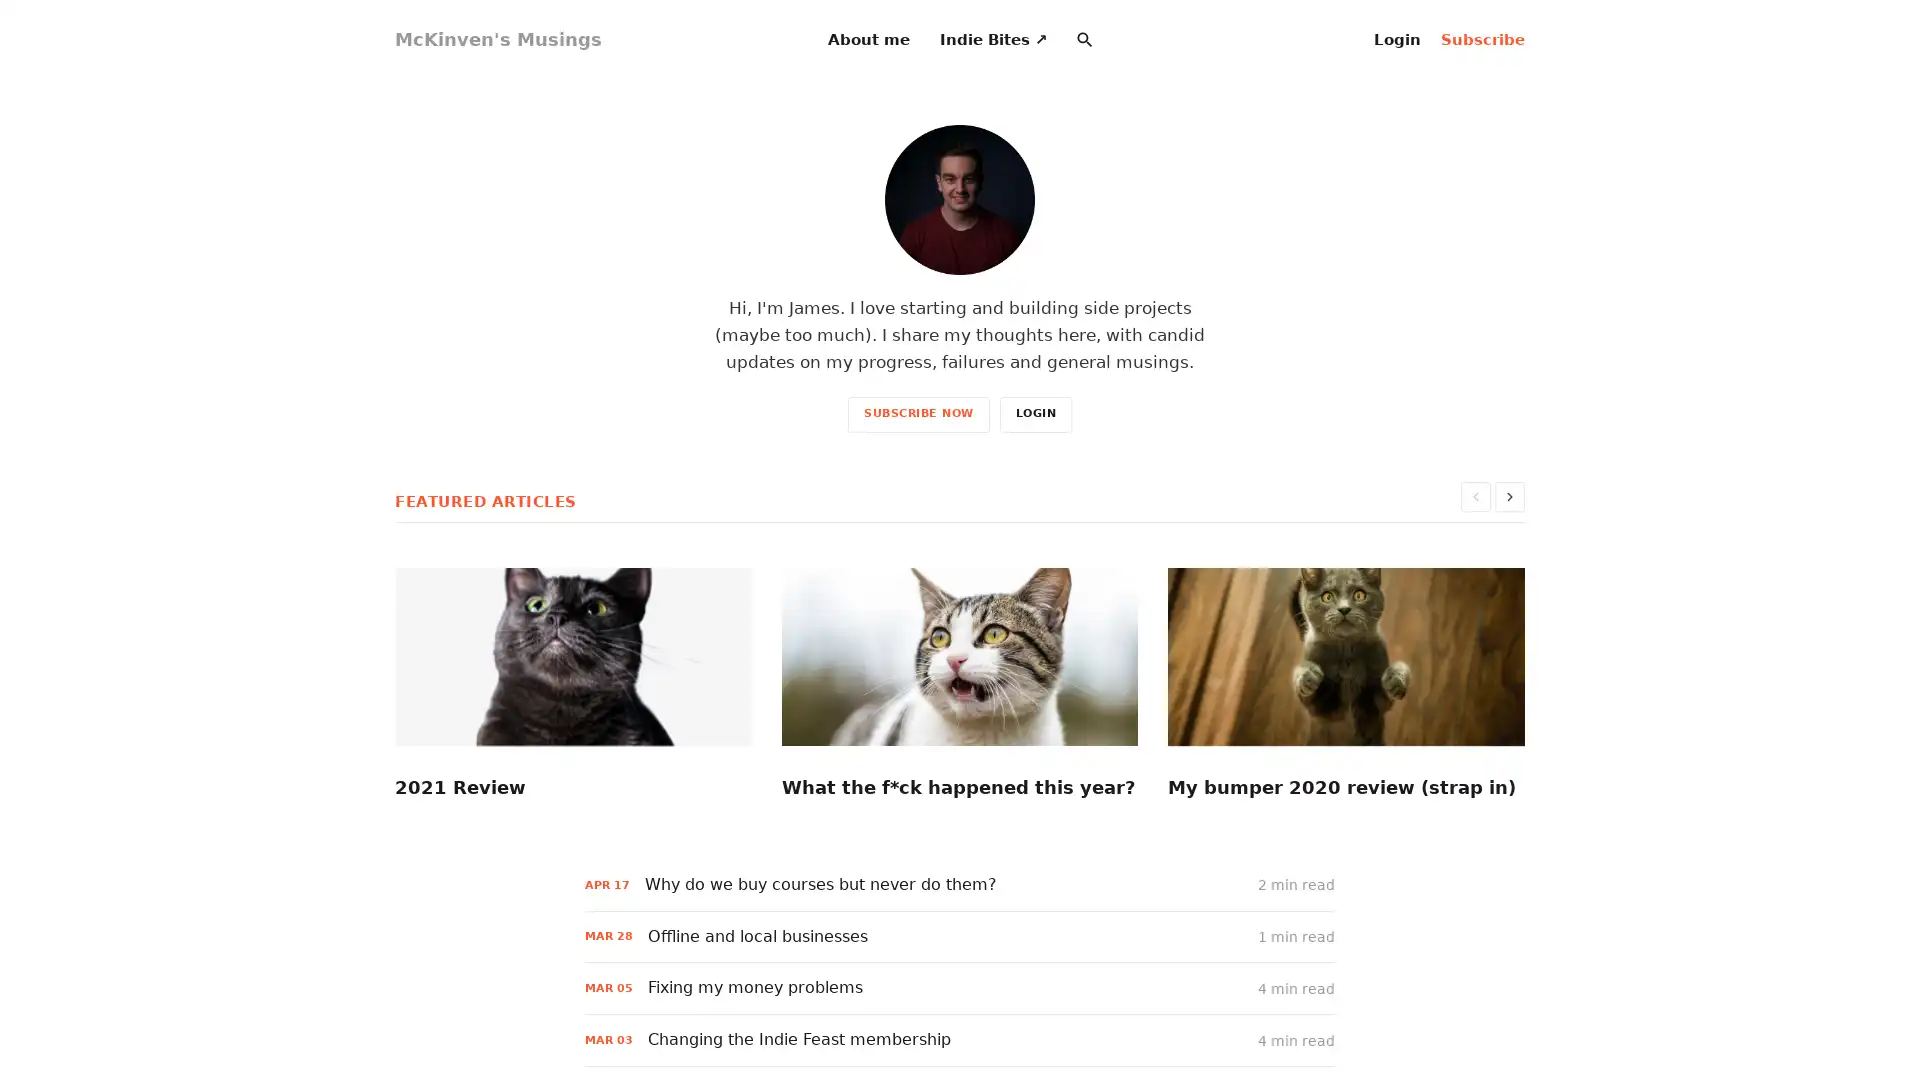 The width and height of the screenshot is (1920, 1080). What do you see at coordinates (1035, 412) in the screenshot?
I see `LOGIN` at bounding box center [1035, 412].